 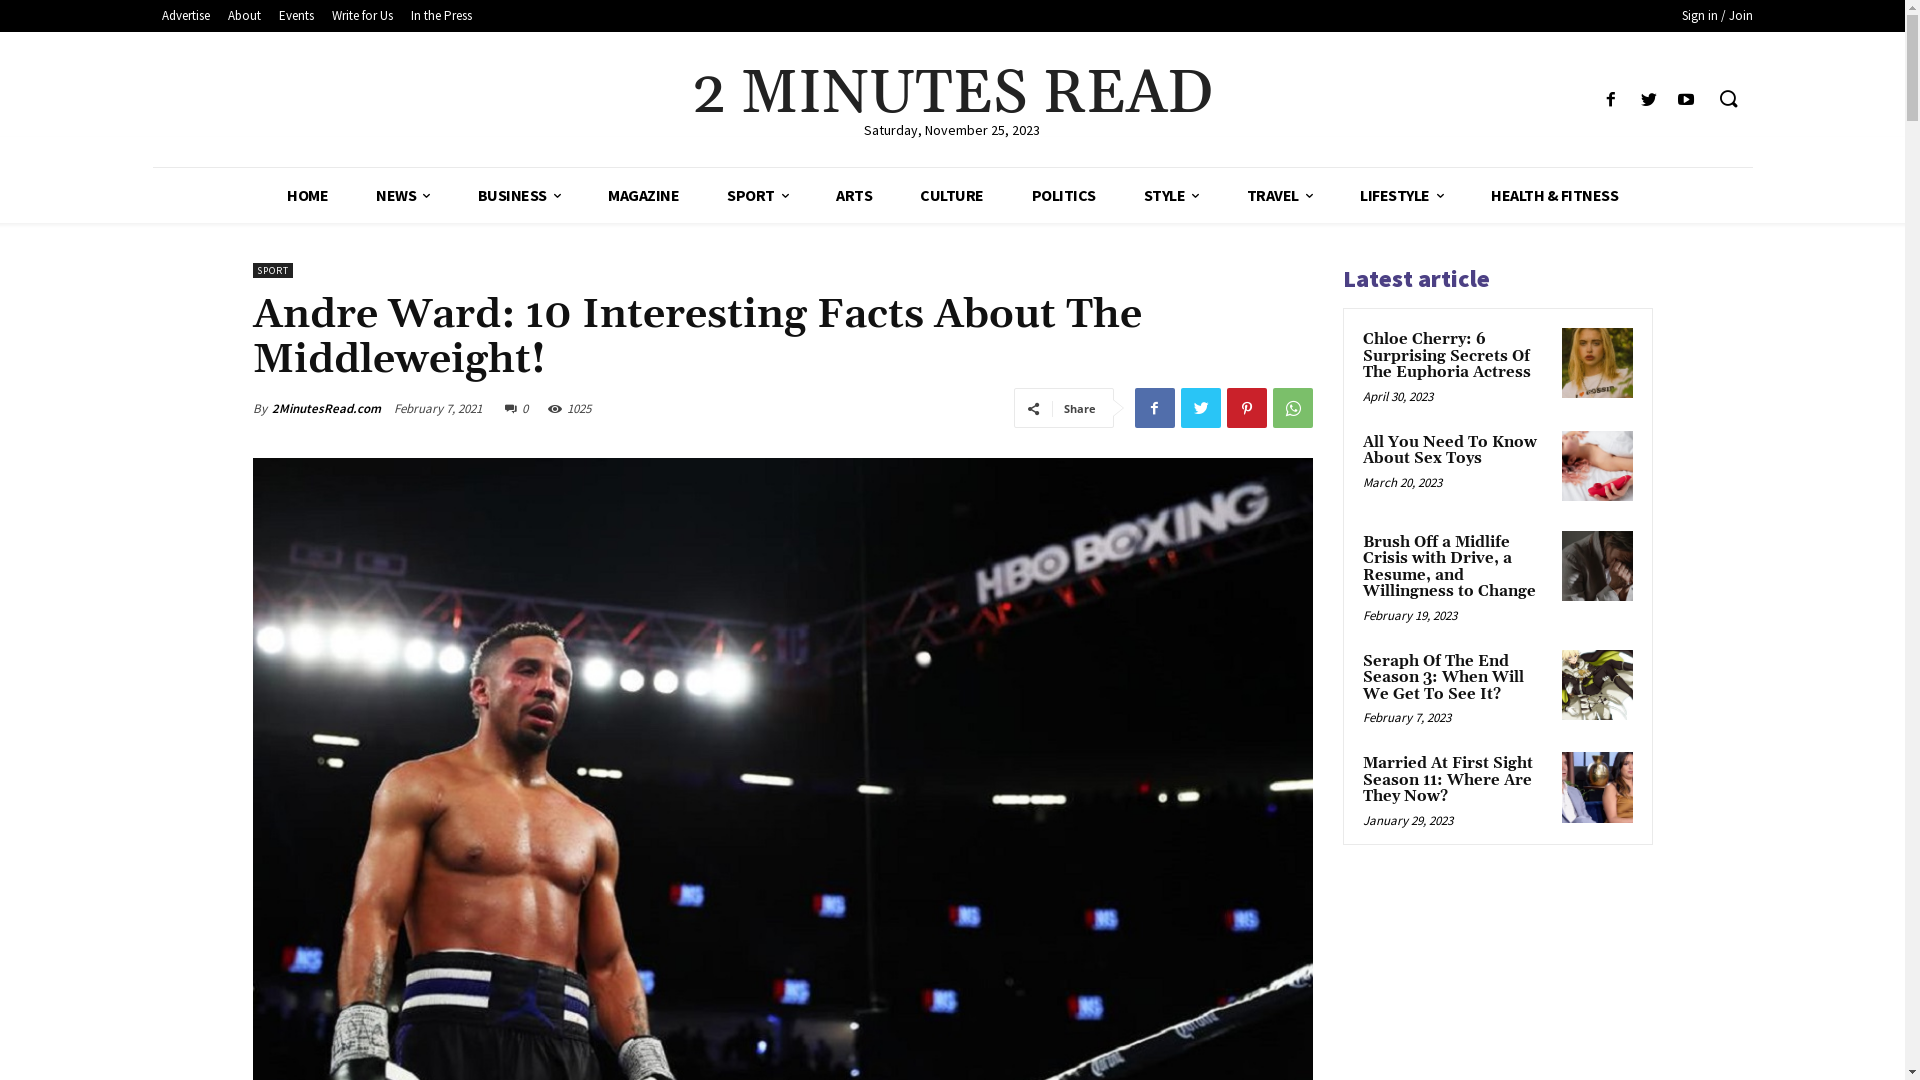 What do you see at coordinates (1449, 451) in the screenshot?
I see `'All You Need To Know About Sex Toys'` at bounding box center [1449, 451].